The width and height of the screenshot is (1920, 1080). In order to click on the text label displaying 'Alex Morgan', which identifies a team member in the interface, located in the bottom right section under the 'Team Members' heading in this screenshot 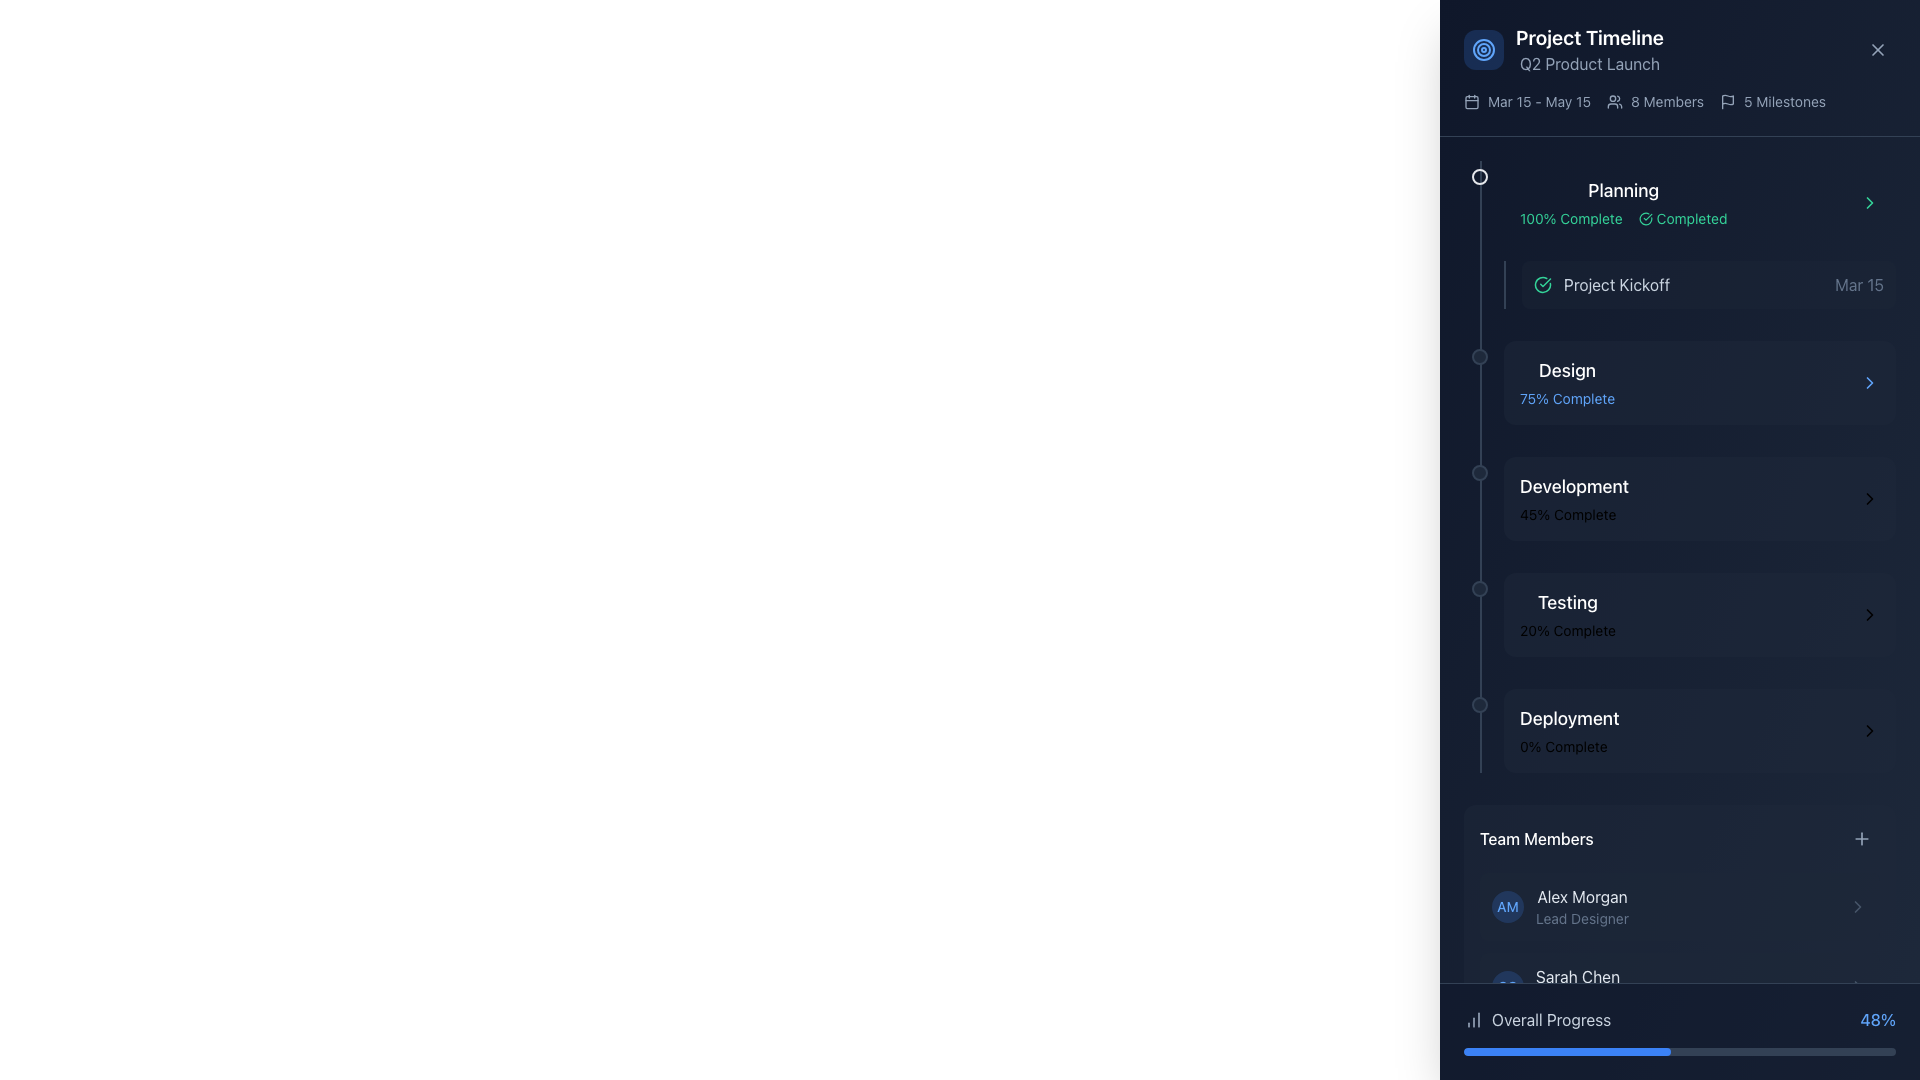, I will do `click(1581, 896)`.